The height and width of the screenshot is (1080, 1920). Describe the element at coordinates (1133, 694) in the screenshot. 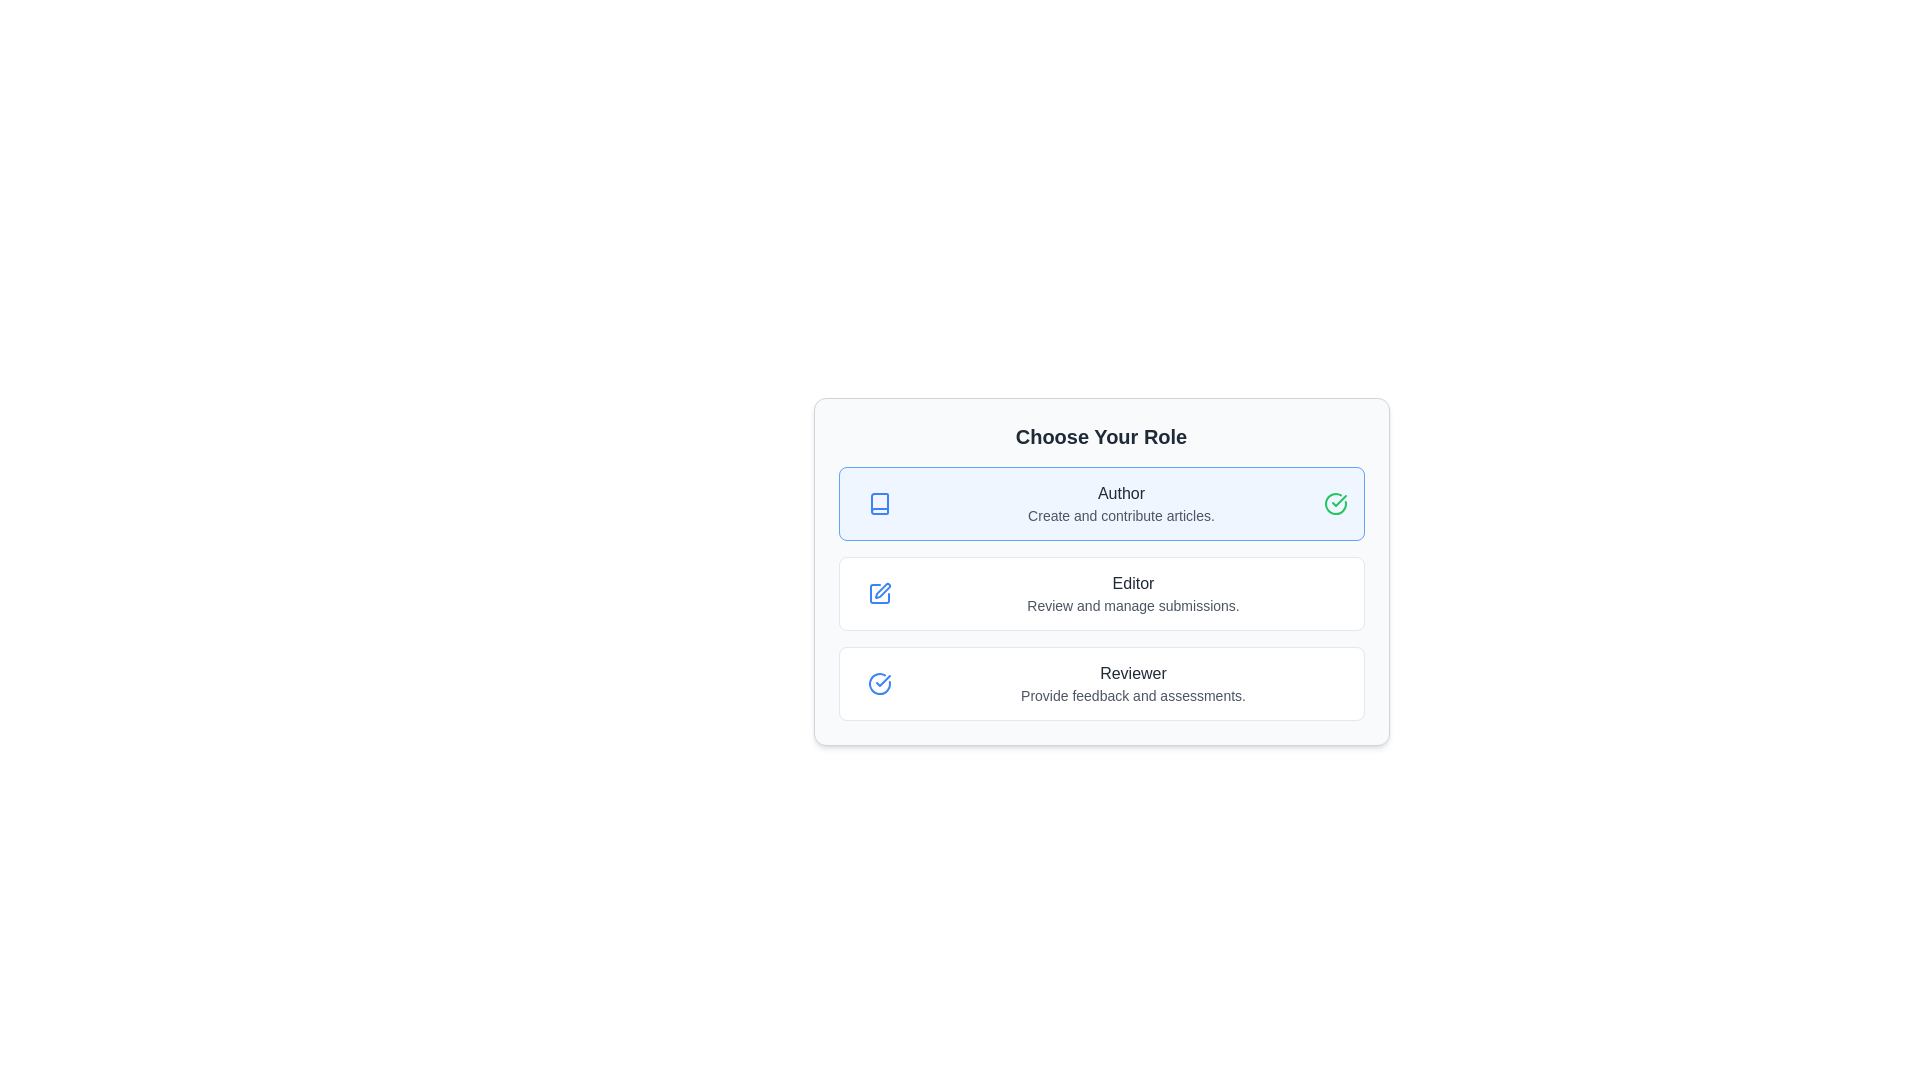

I see `text label that says 'Provide feedback and assessments.' located below the bold title 'Reviewer' in the 'Choose Your Role' interface` at that location.